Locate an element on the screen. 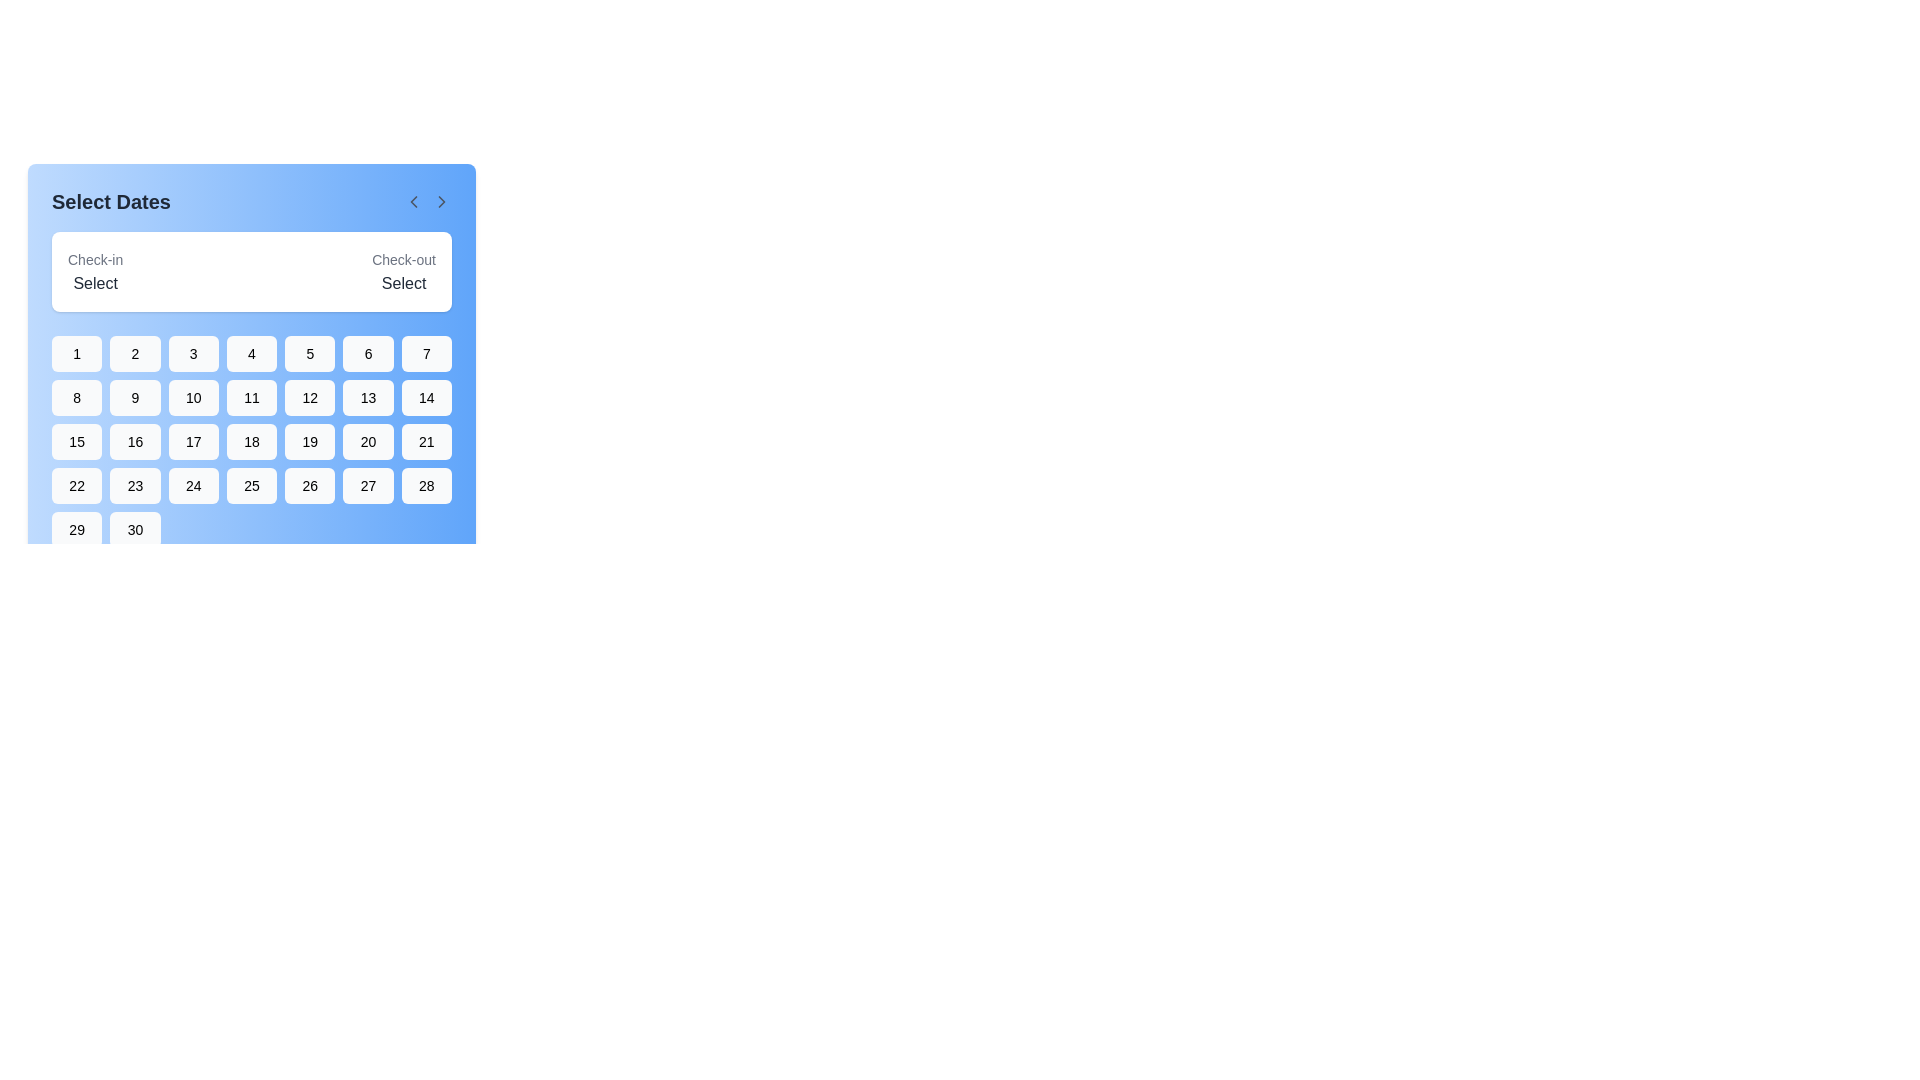 Image resolution: width=1920 pixels, height=1080 pixels. the calendar day button representing the 13th day of the month is located at coordinates (368, 397).